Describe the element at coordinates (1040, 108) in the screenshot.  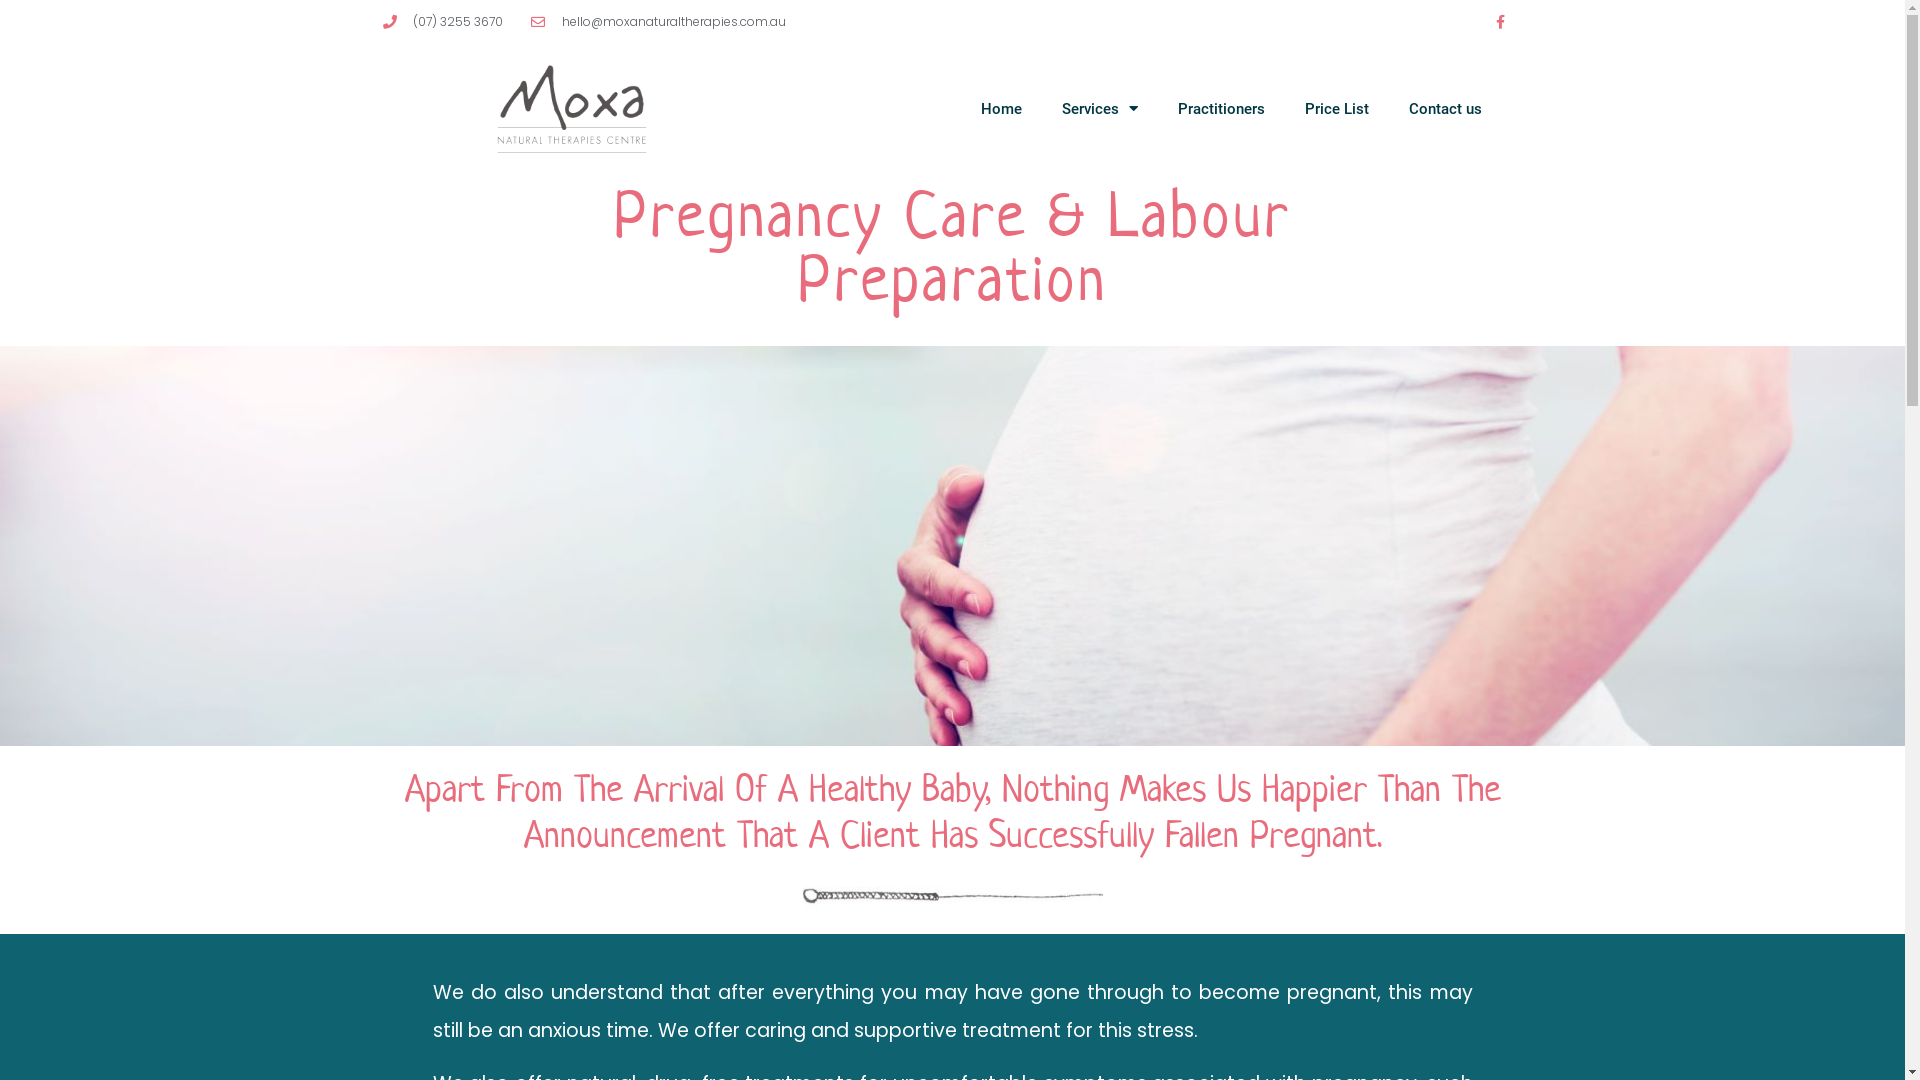
I see `'Services'` at that location.